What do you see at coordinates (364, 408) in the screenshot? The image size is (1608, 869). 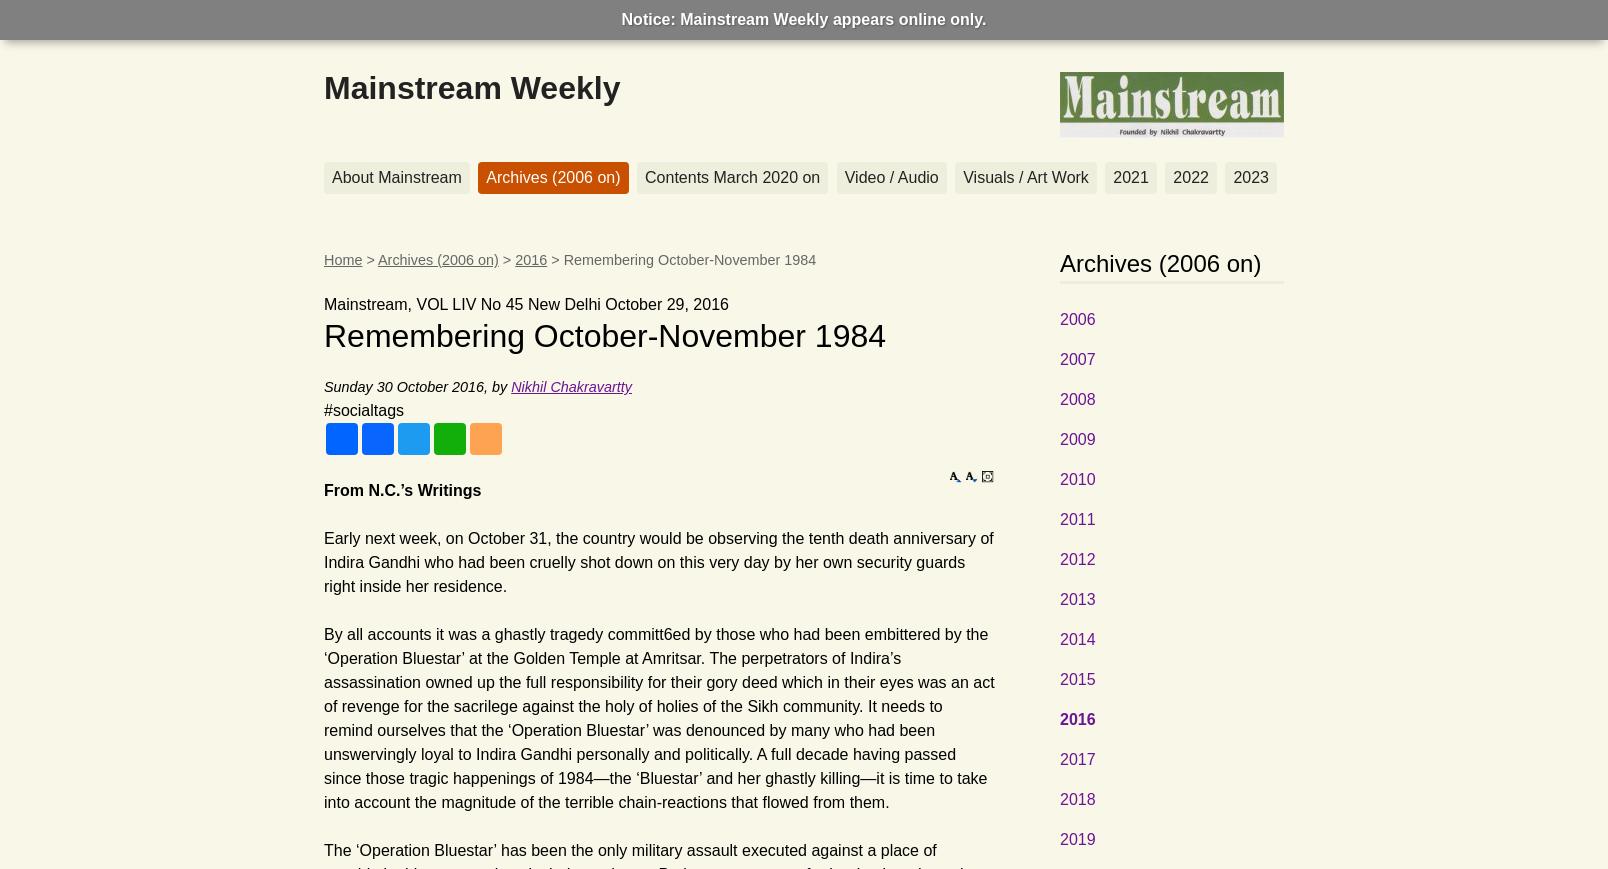 I see `'#socialtags'` at bounding box center [364, 408].